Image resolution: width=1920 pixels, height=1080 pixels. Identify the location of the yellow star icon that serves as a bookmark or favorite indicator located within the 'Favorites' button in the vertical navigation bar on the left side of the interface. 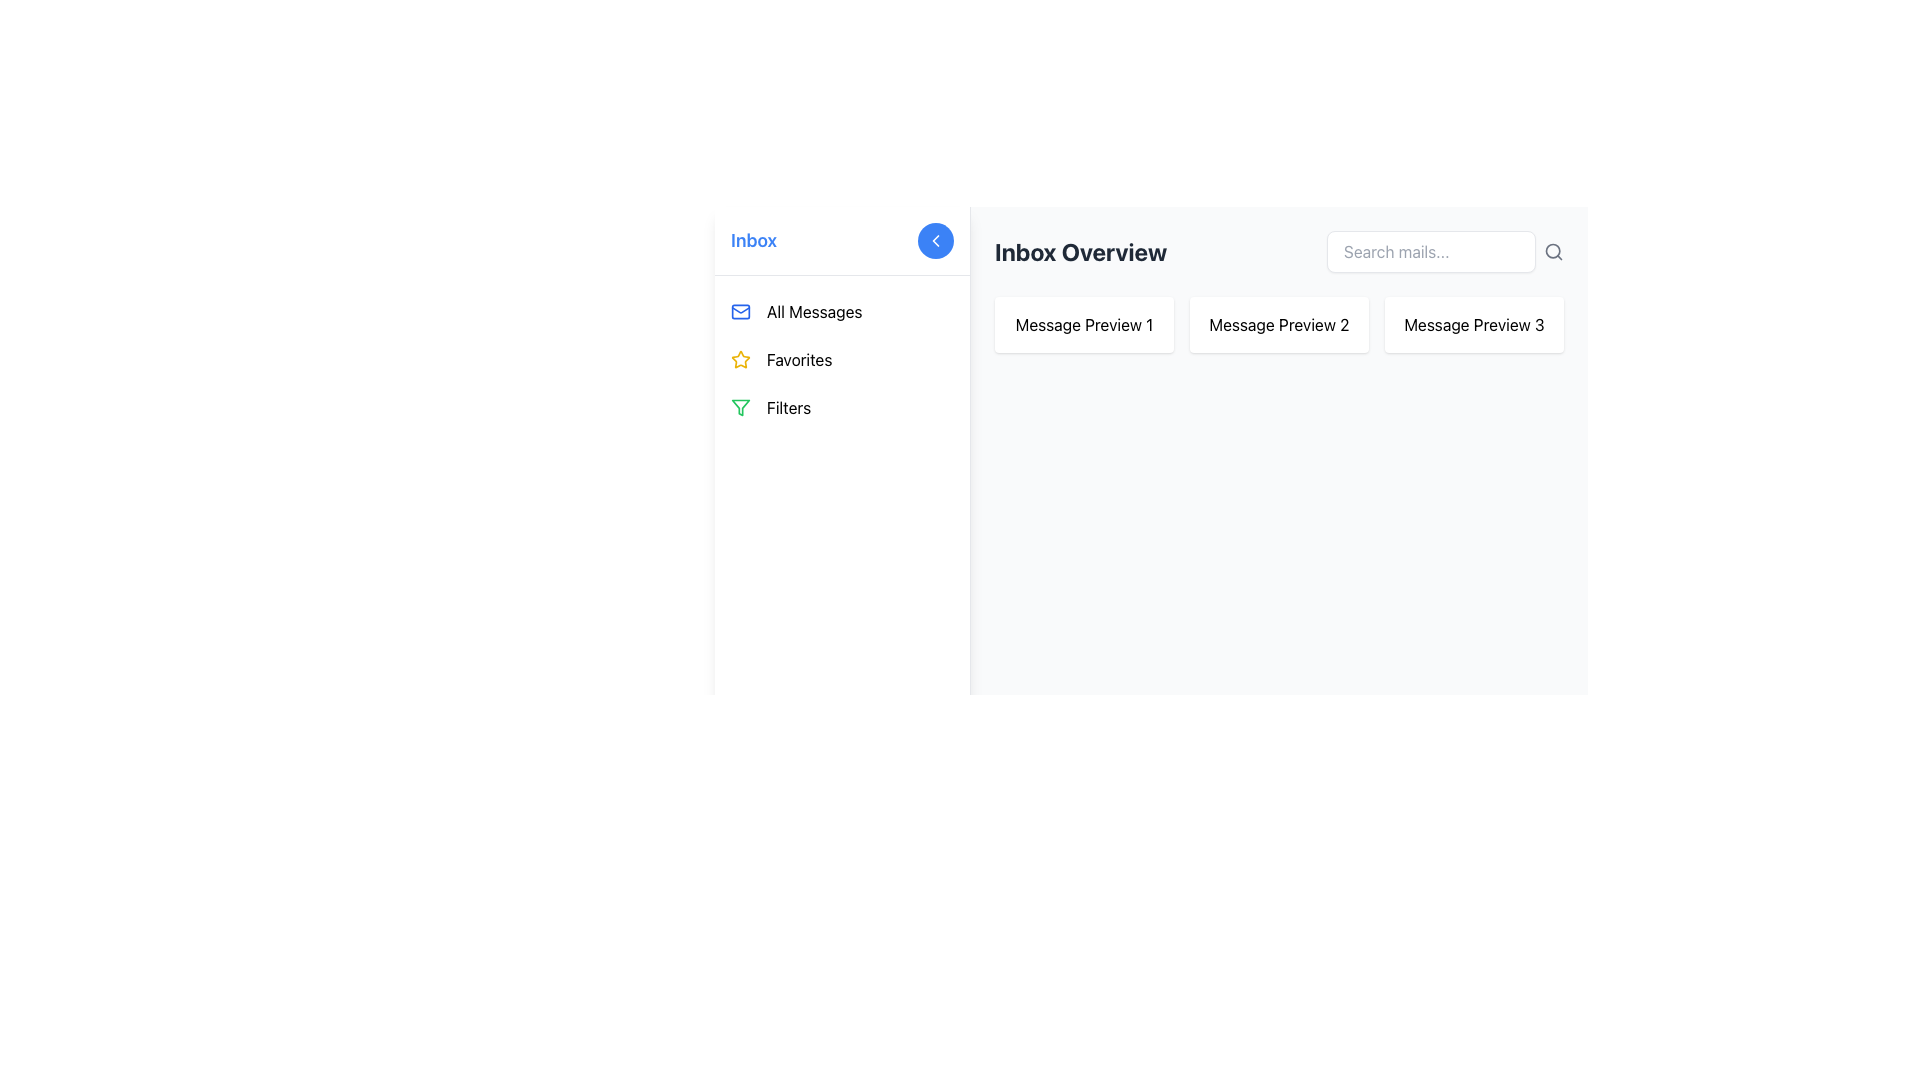
(739, 358).